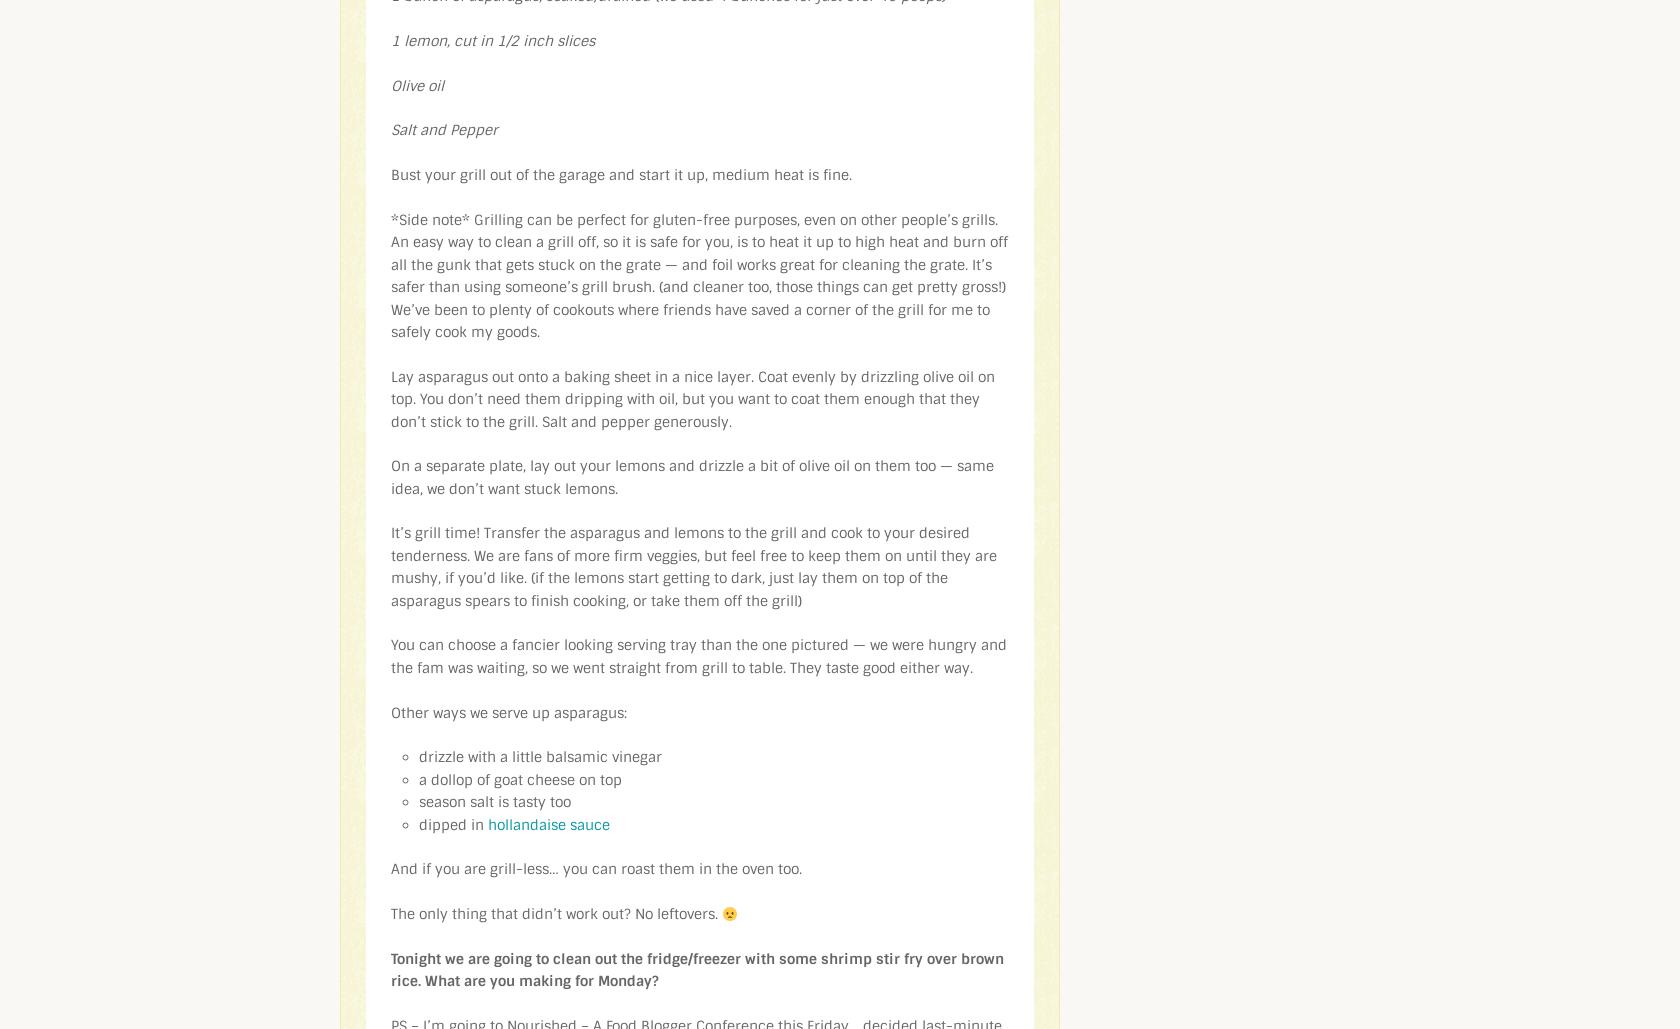 This screenshot has width=1680, height=1029. What do you see at coordinates (444, 128) in the screenshot?
I see `'Salt and Pepper'` at bounding box center [444, 128].